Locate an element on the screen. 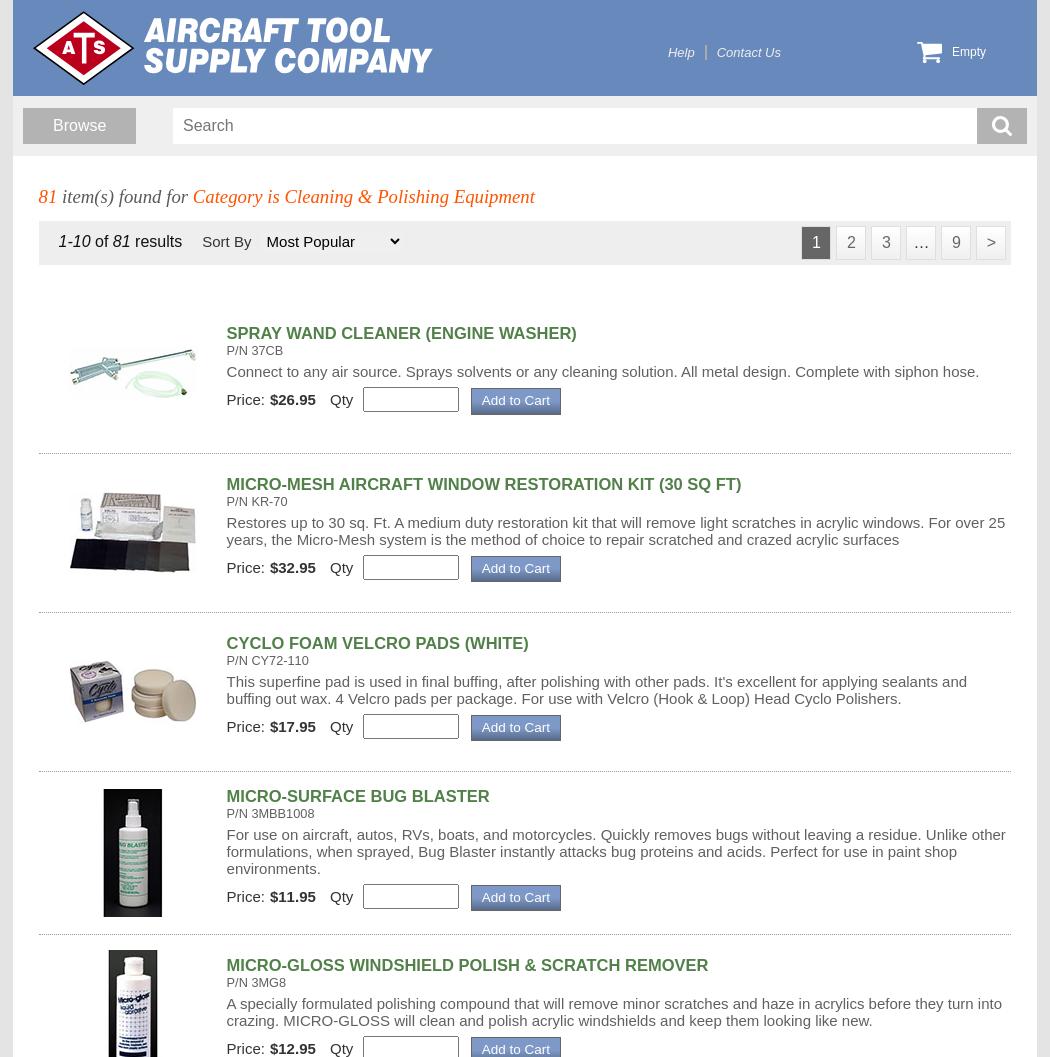  'For use on aircraft, autos, RVs, boats, and motorcycles. Quickly removes bugs without leaving a residue. Unlike other formulations, when sprayed, Bug Blaster instantly attacks bug proteins and acids. Perfect for use in paint shop environments.' is located at coordinates (225, 849).